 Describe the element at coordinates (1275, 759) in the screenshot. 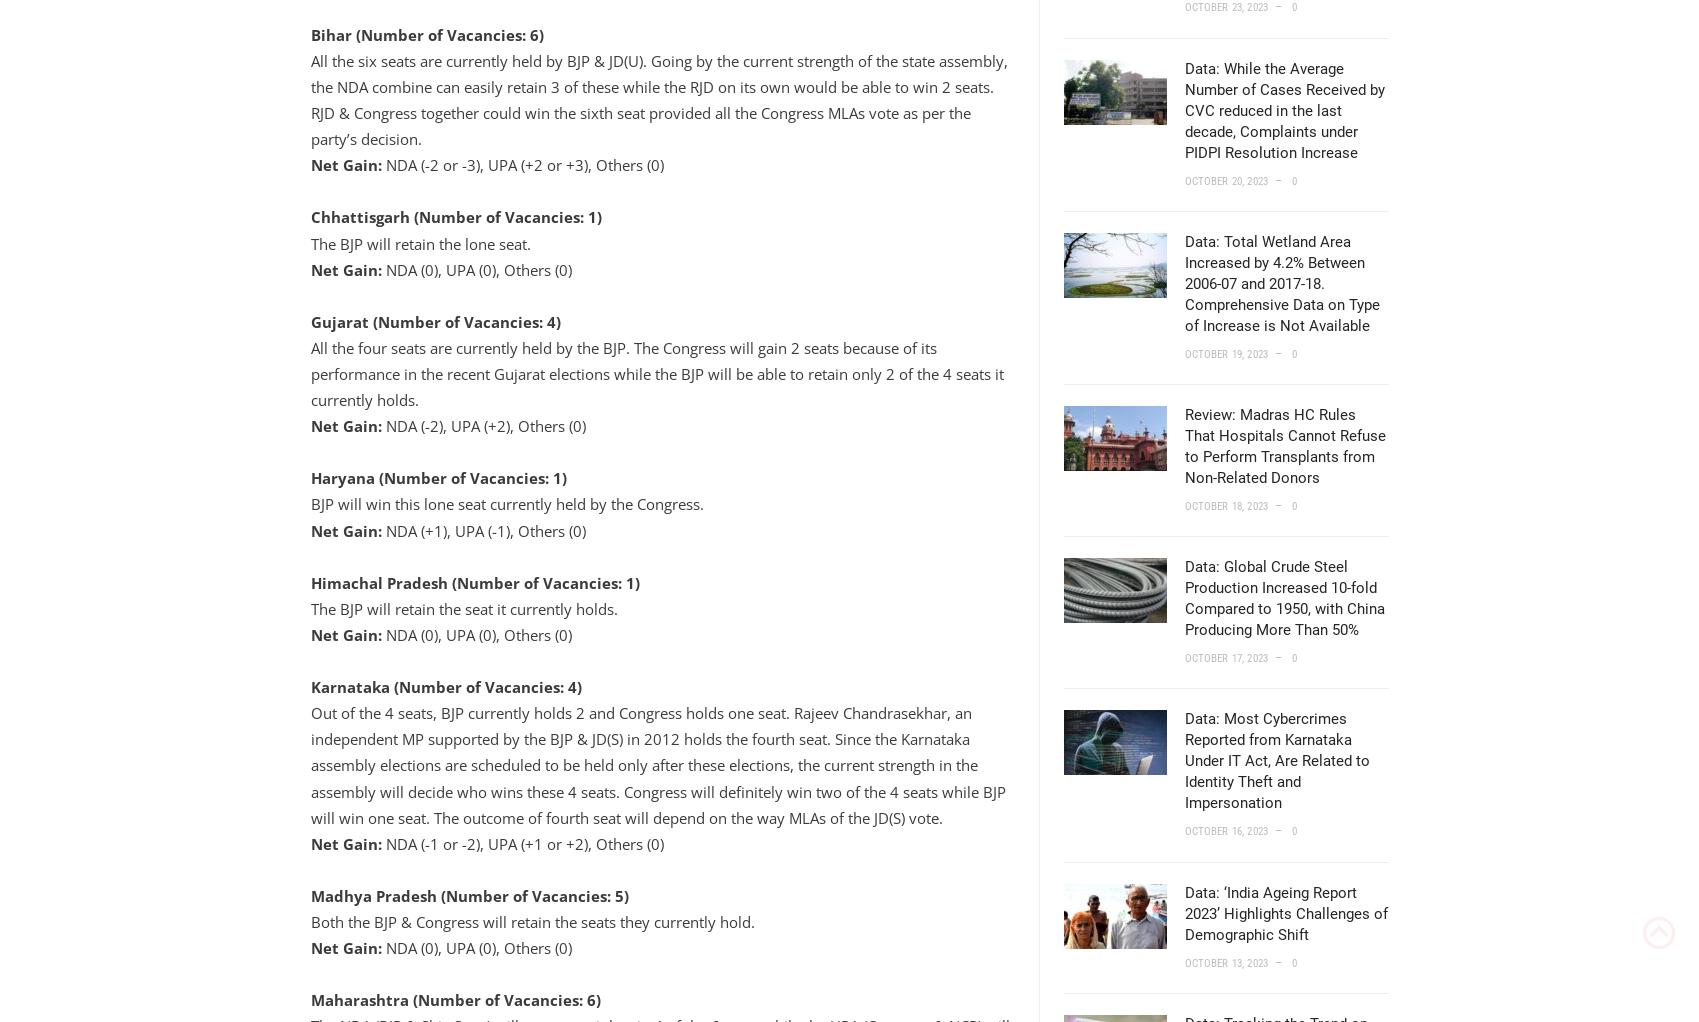

I see `'Data: Most Cybercrimes Reported from Karnataka Under IT Act, Are Related to Identity Theft and Impersonation'` at that location.